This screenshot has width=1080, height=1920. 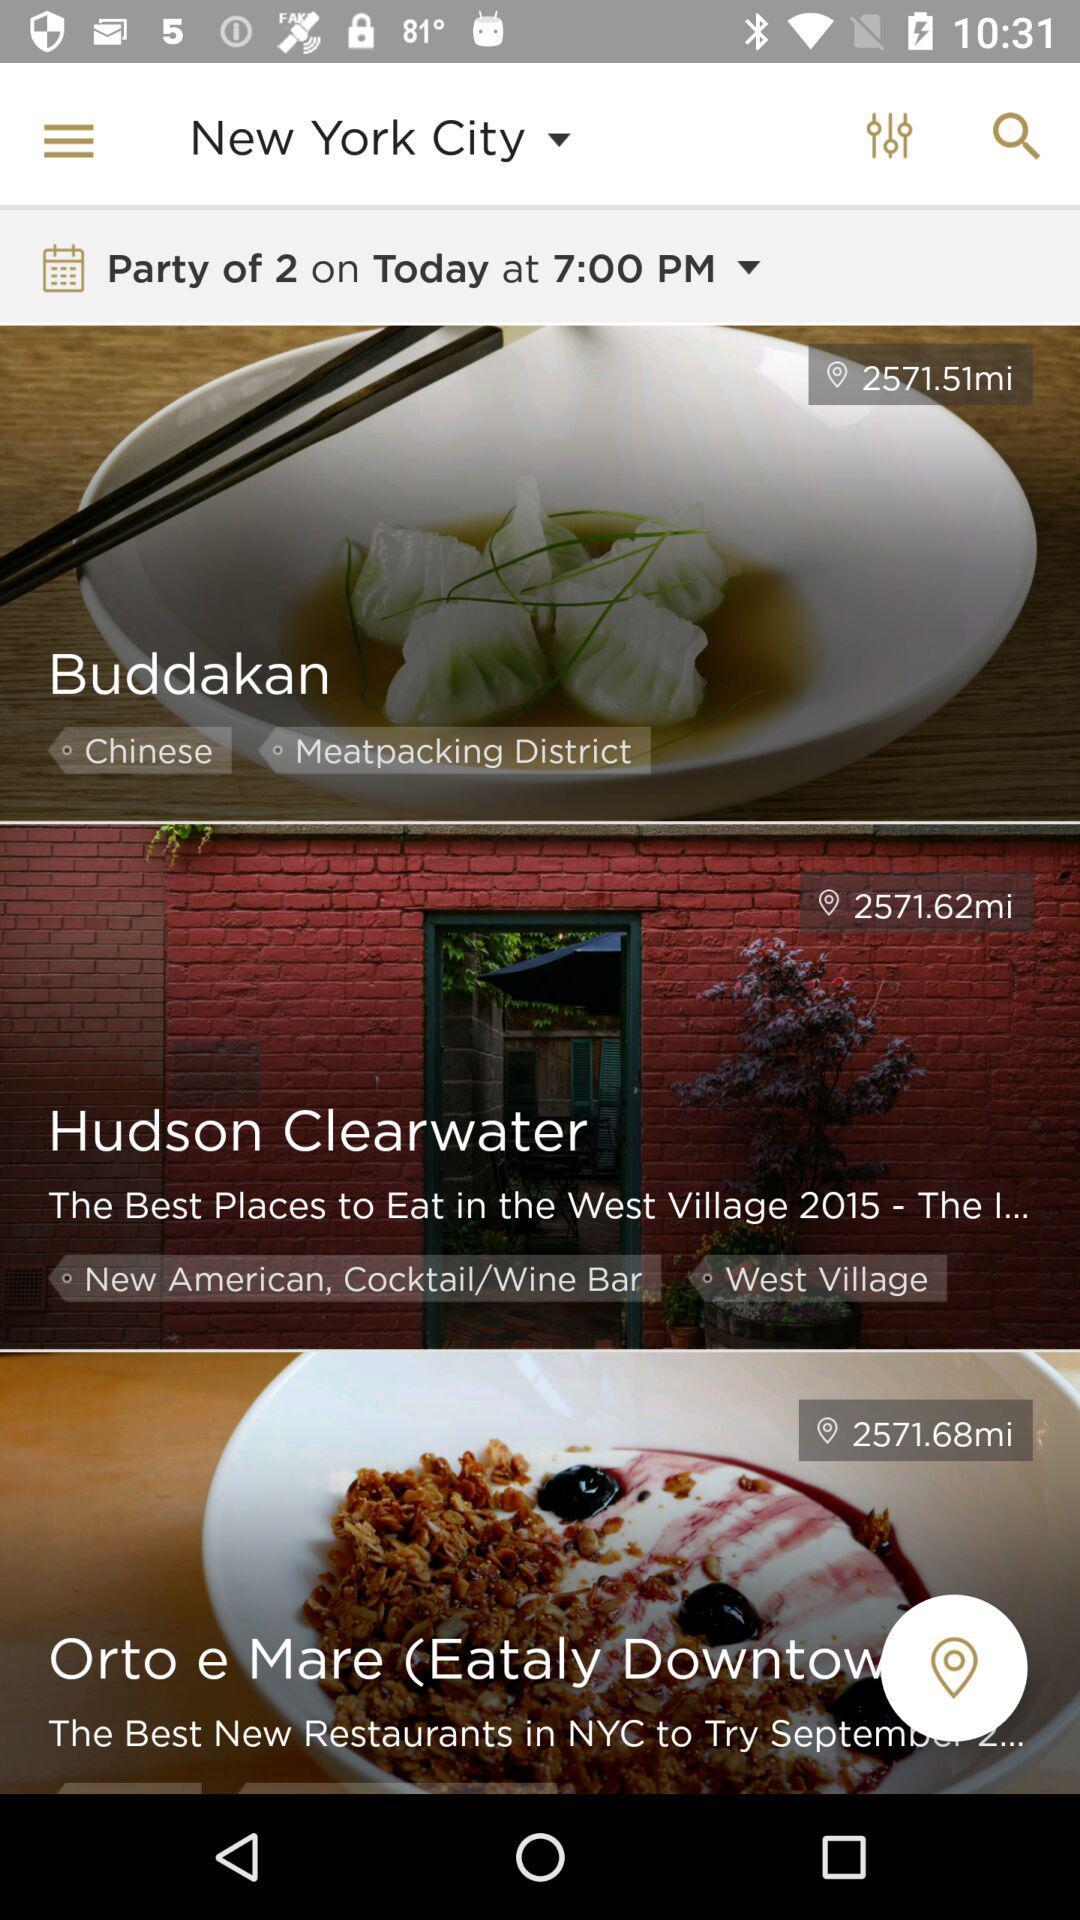 What do you see at coordinates (953, 1668) in the screenshot?
I see `the location icon positioned at the bottom right corner` at bounding box center [953, 1668].